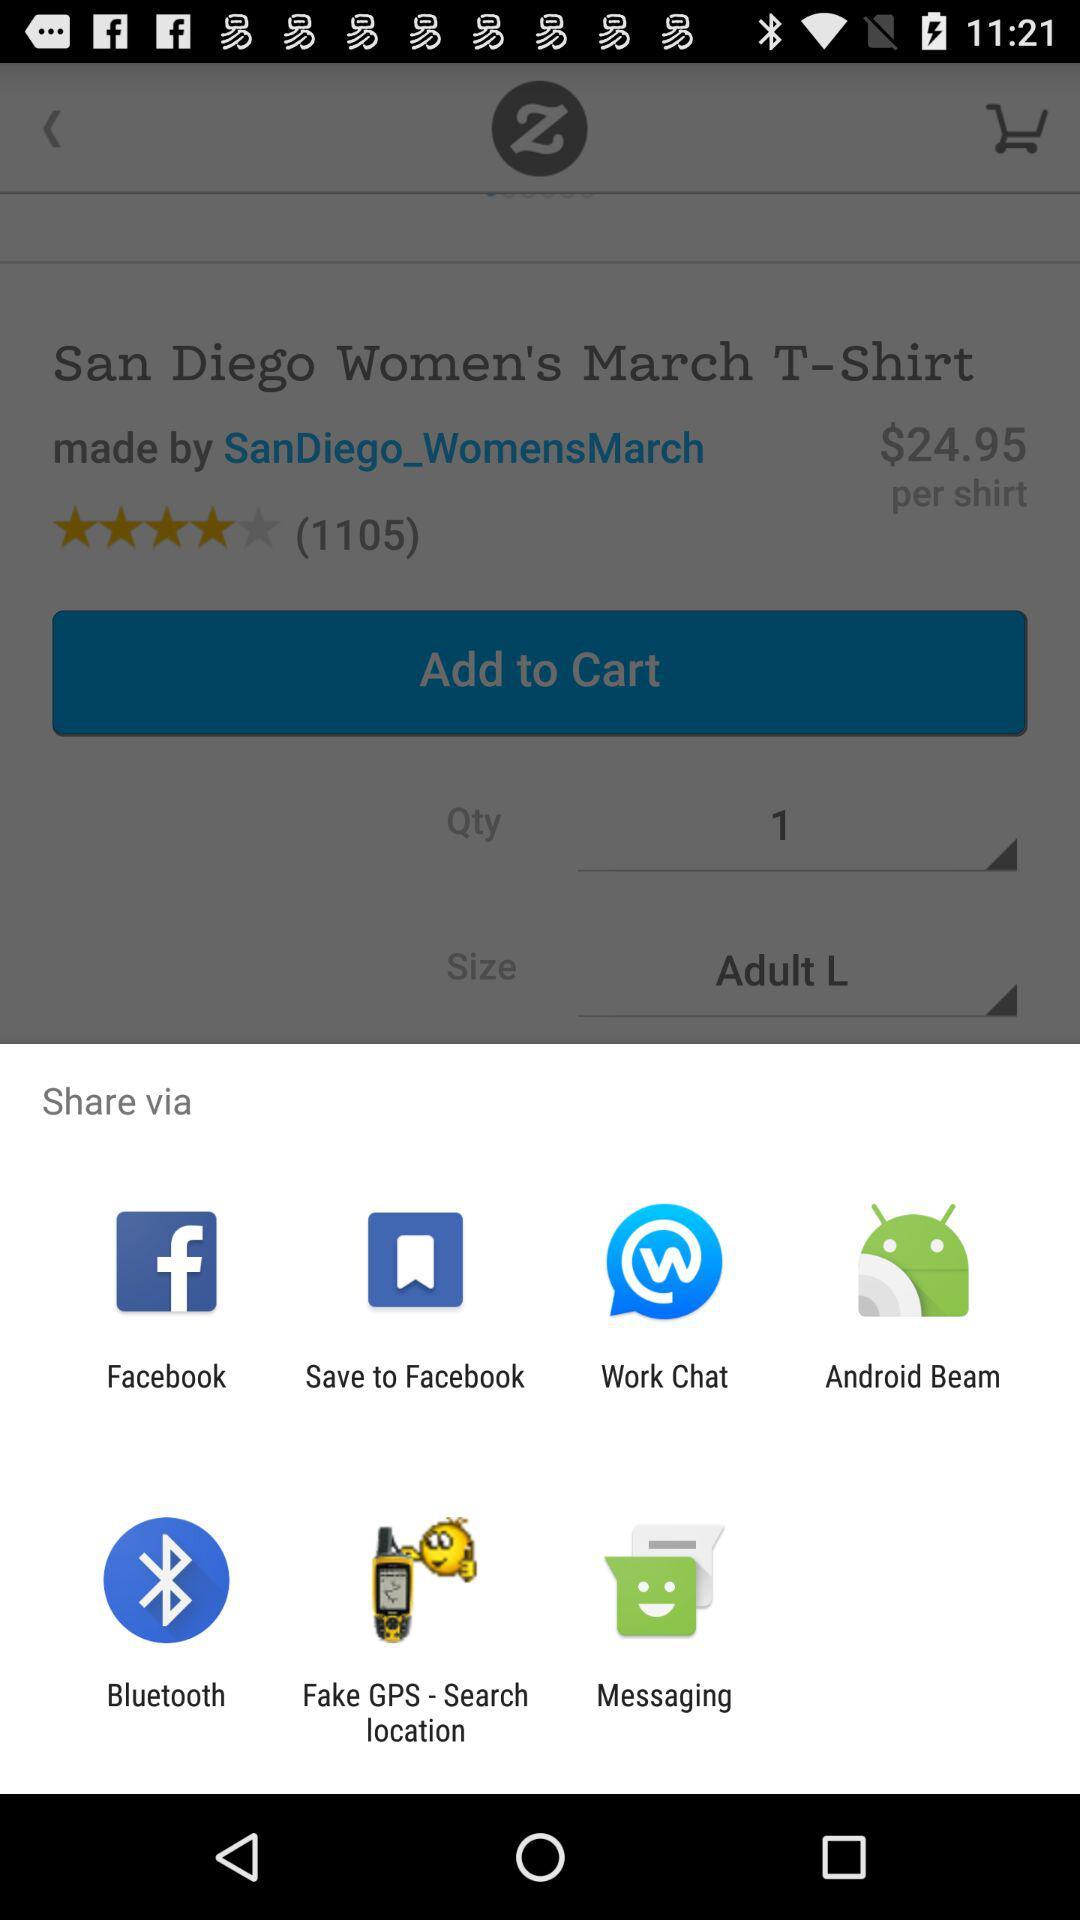  I want to click on save to facebook item, so click(414, 1392).